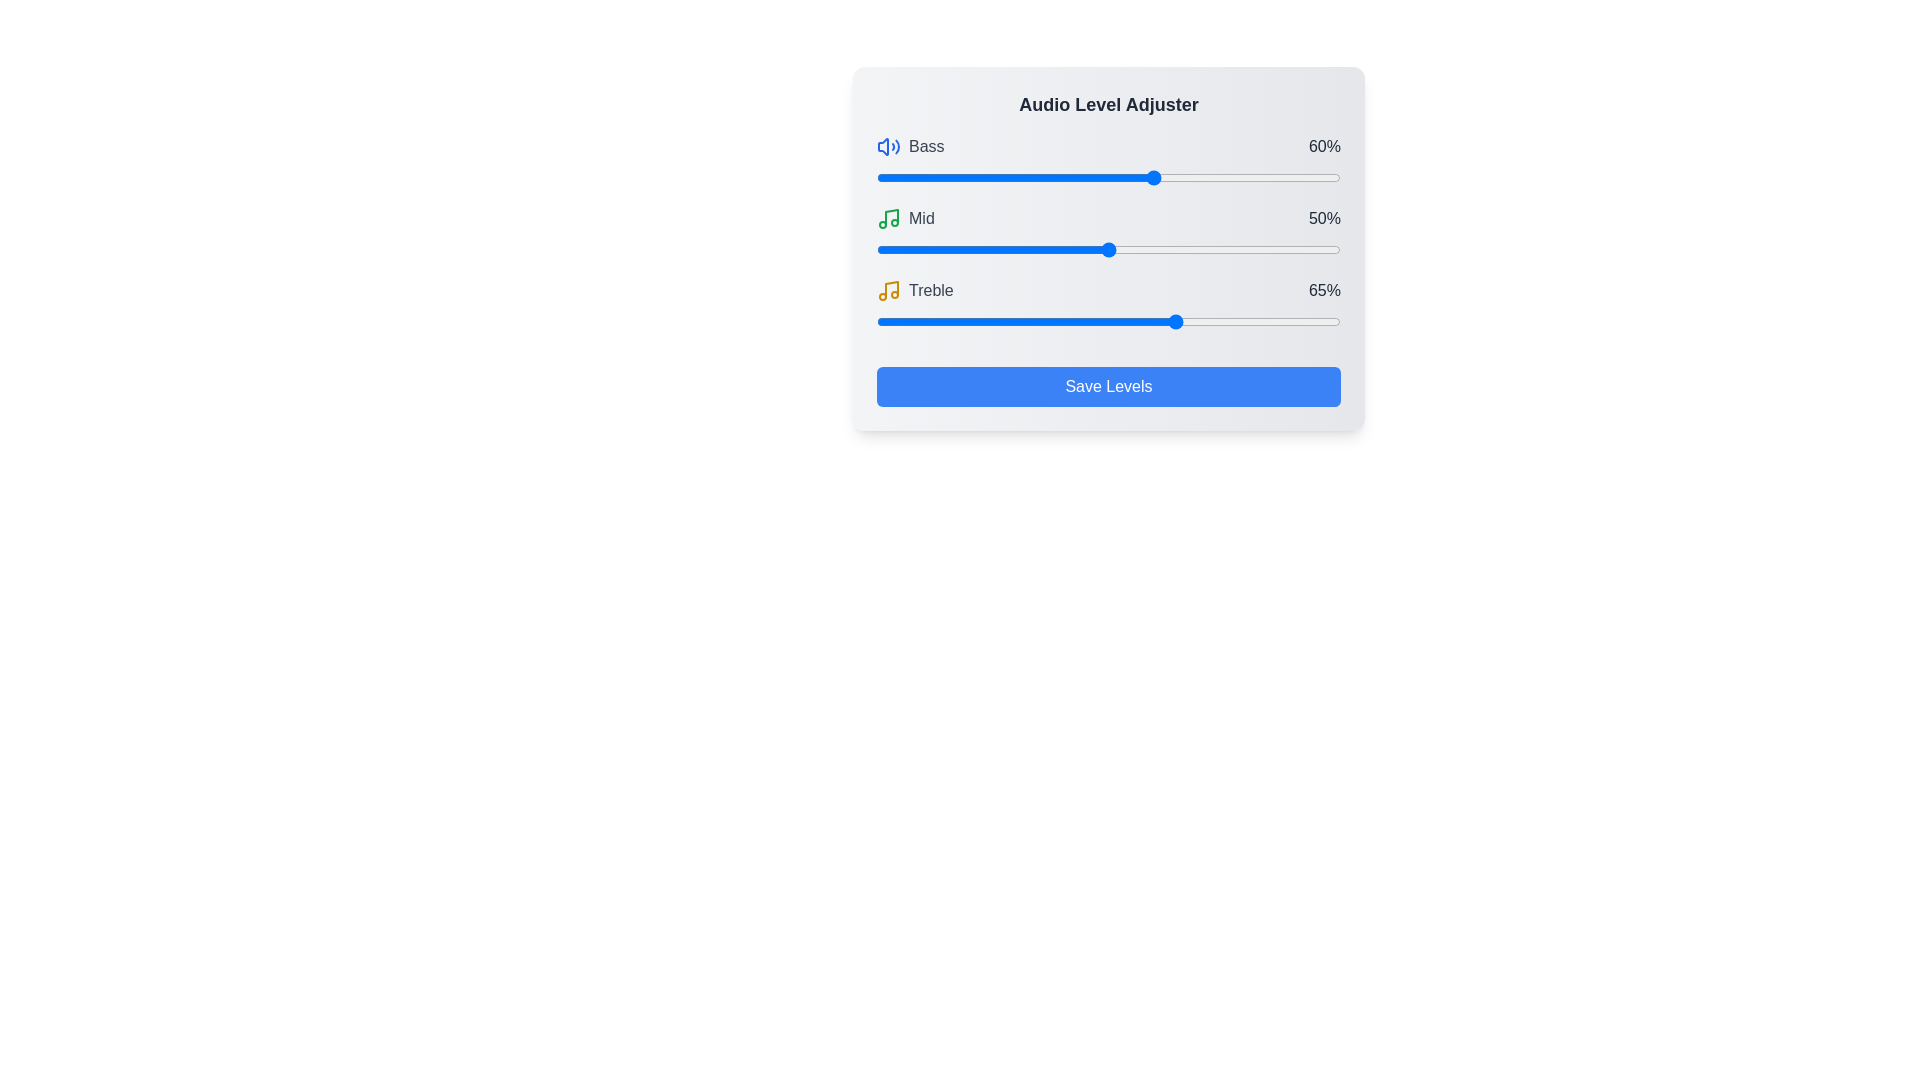 This screenshot has width=1920, height=1080. What do you see at coordinates (925, 145) in the screenshot?
I see `the text label that reads 'Bass.' styled in gray, positioned next to a blue sound icon in the audio adjustment interface` at bounding box center [925, 145].